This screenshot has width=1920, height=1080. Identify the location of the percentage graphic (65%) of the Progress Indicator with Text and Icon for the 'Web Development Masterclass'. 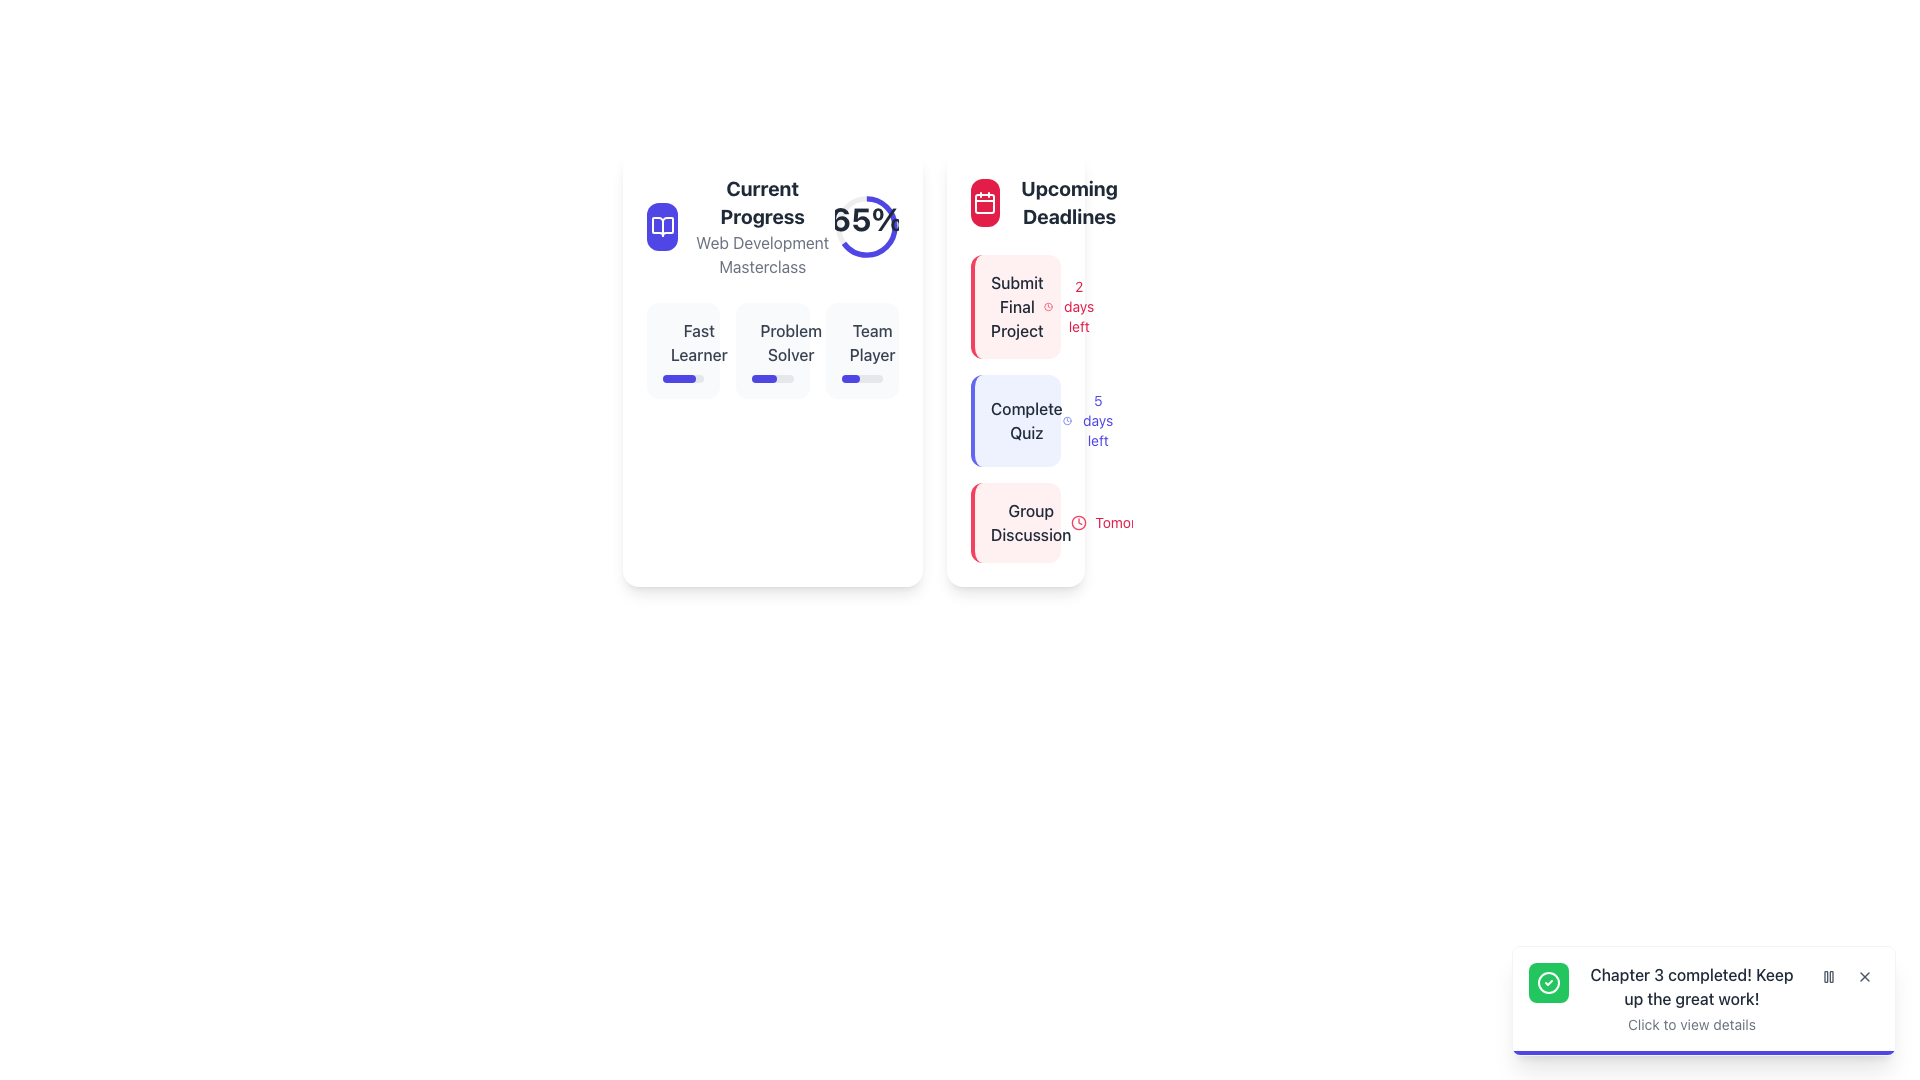
(771, 226).